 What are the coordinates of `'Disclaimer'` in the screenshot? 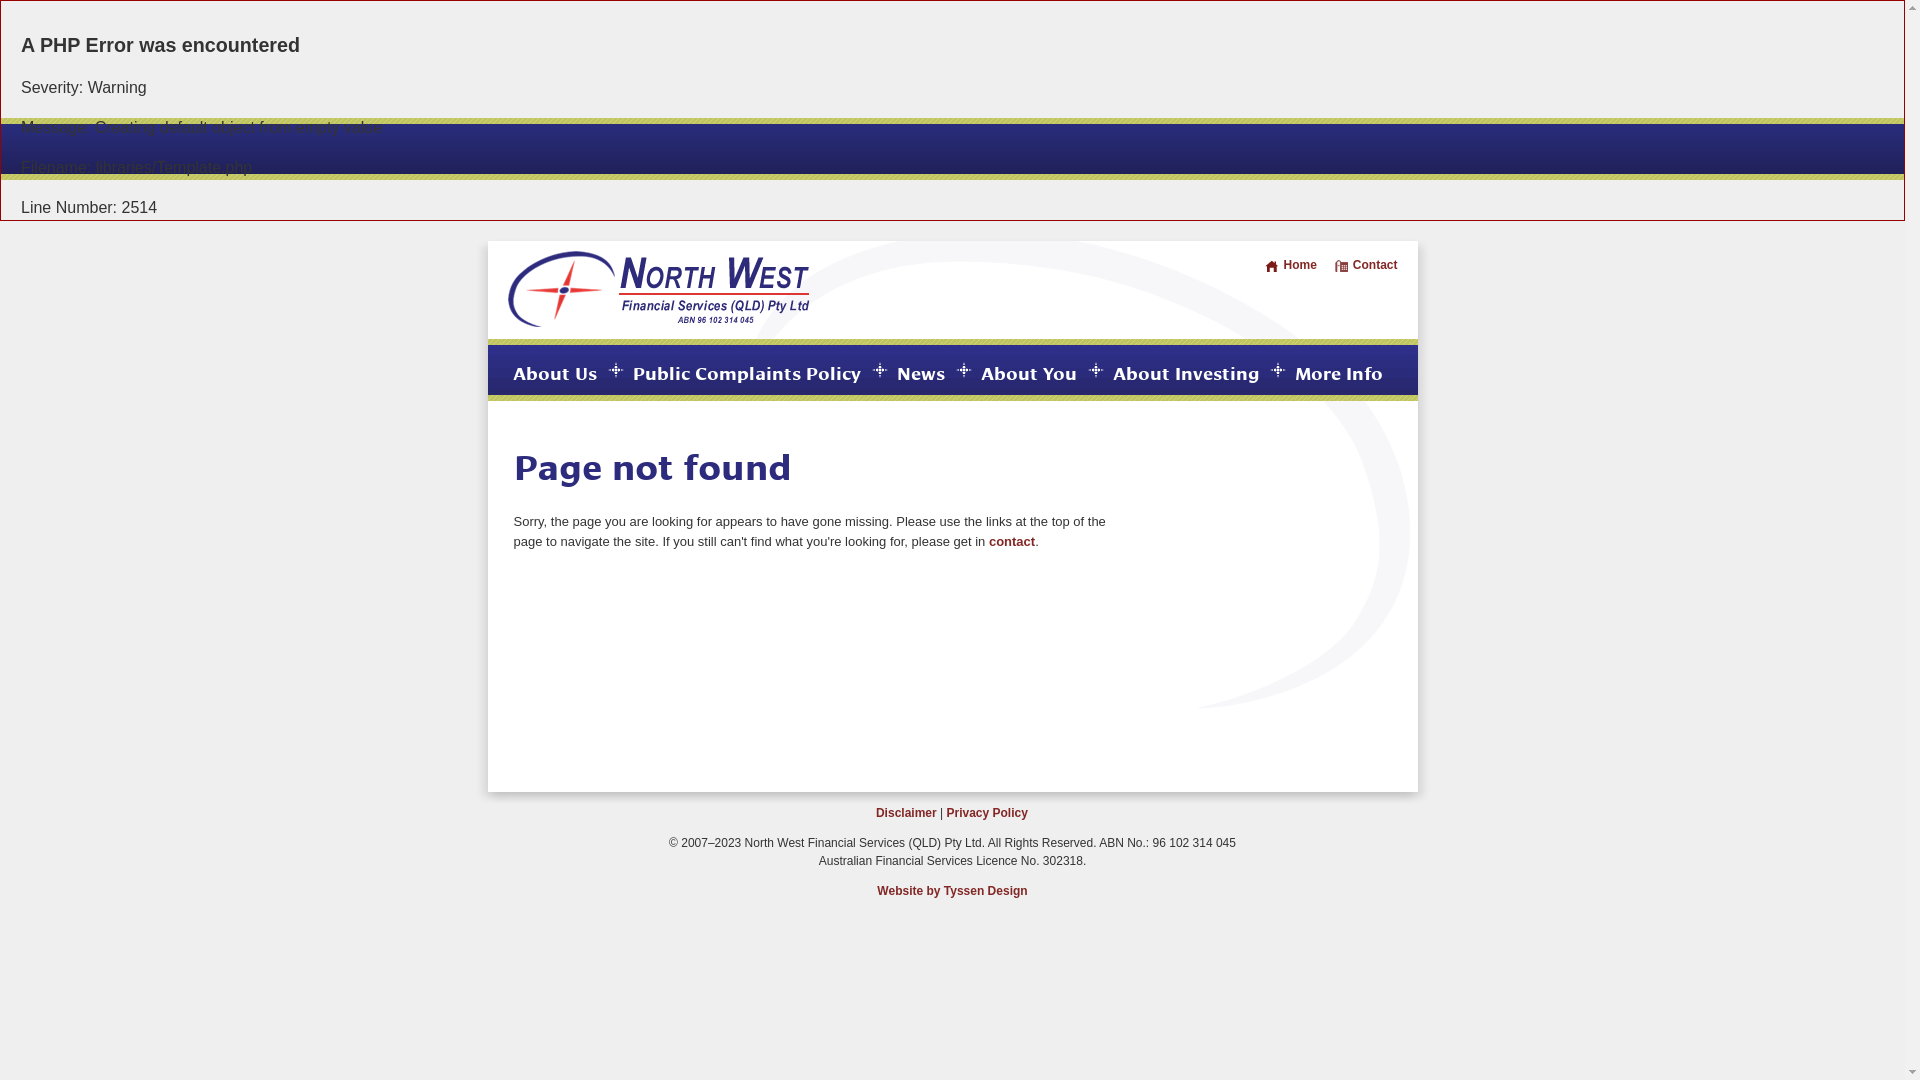 It's located at (905, 813).